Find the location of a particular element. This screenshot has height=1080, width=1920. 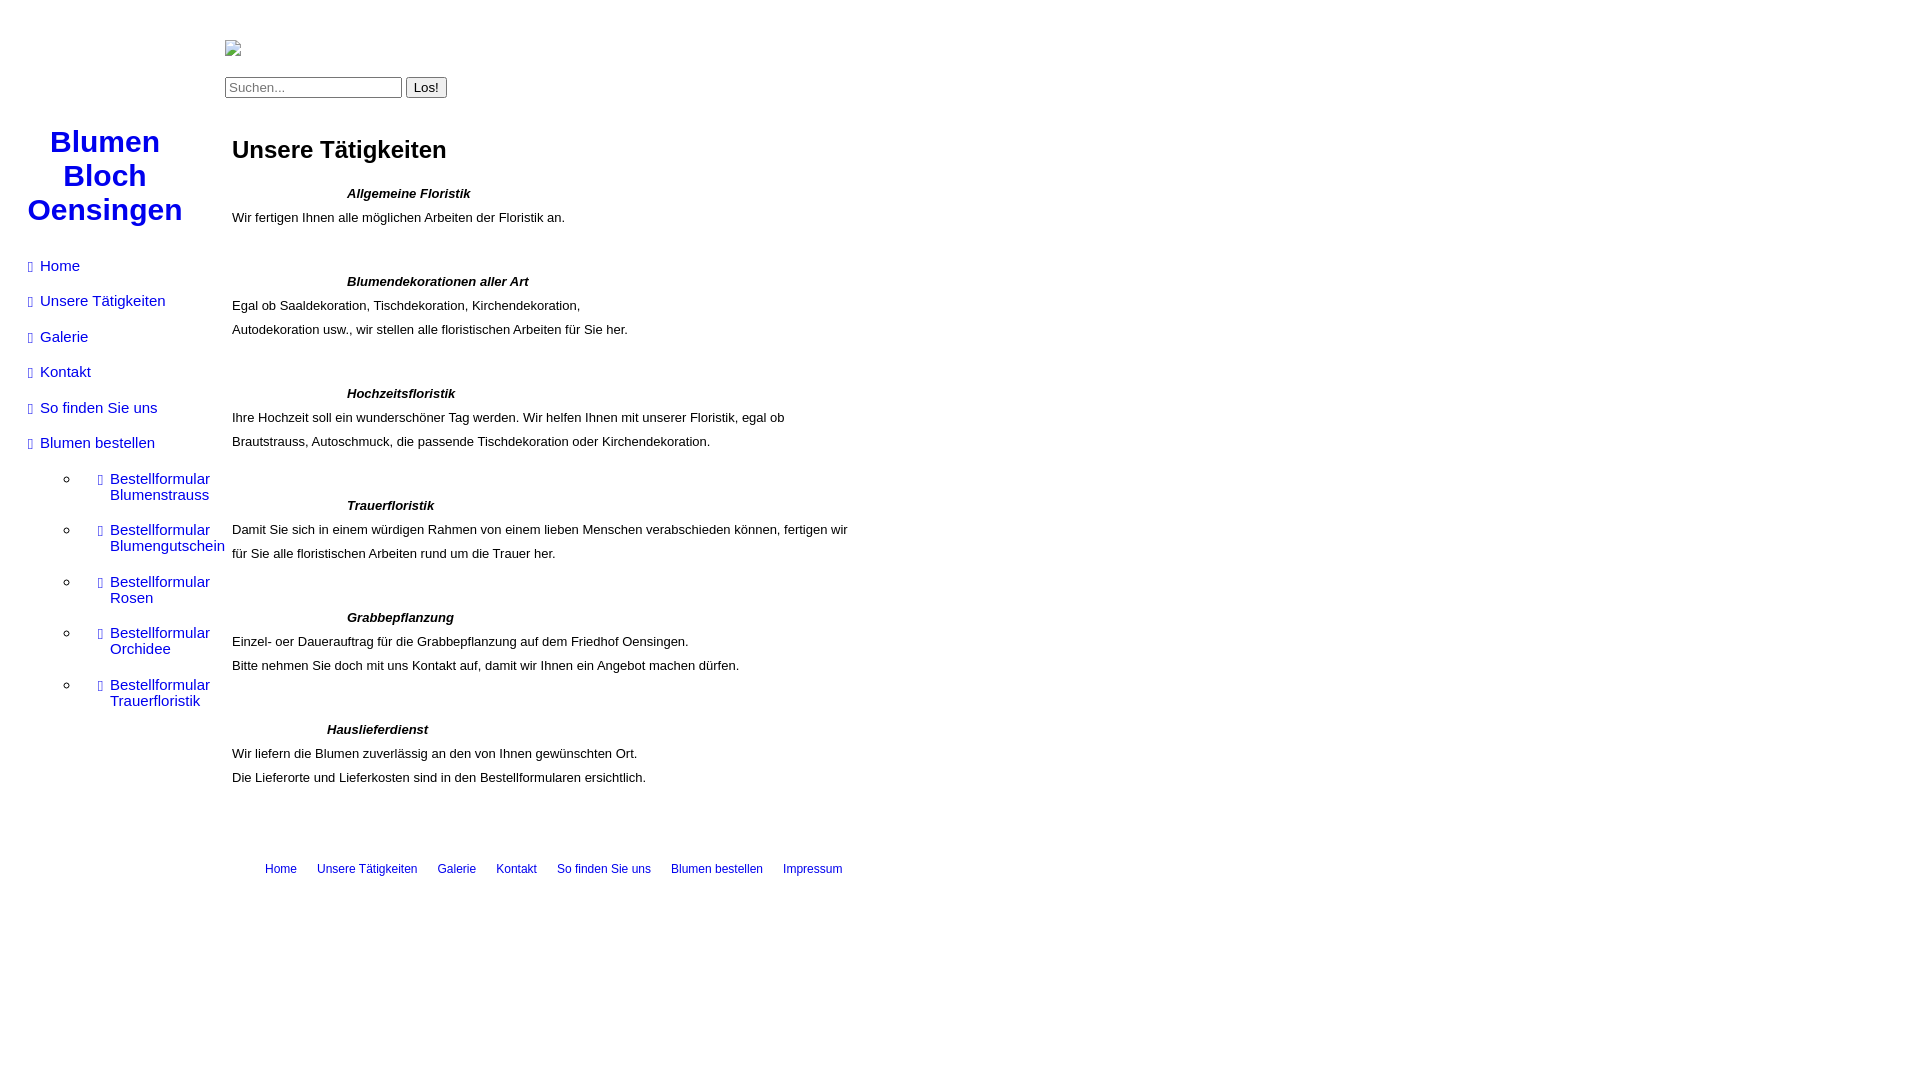

'Galerie' is located at coordinates (18, 335).